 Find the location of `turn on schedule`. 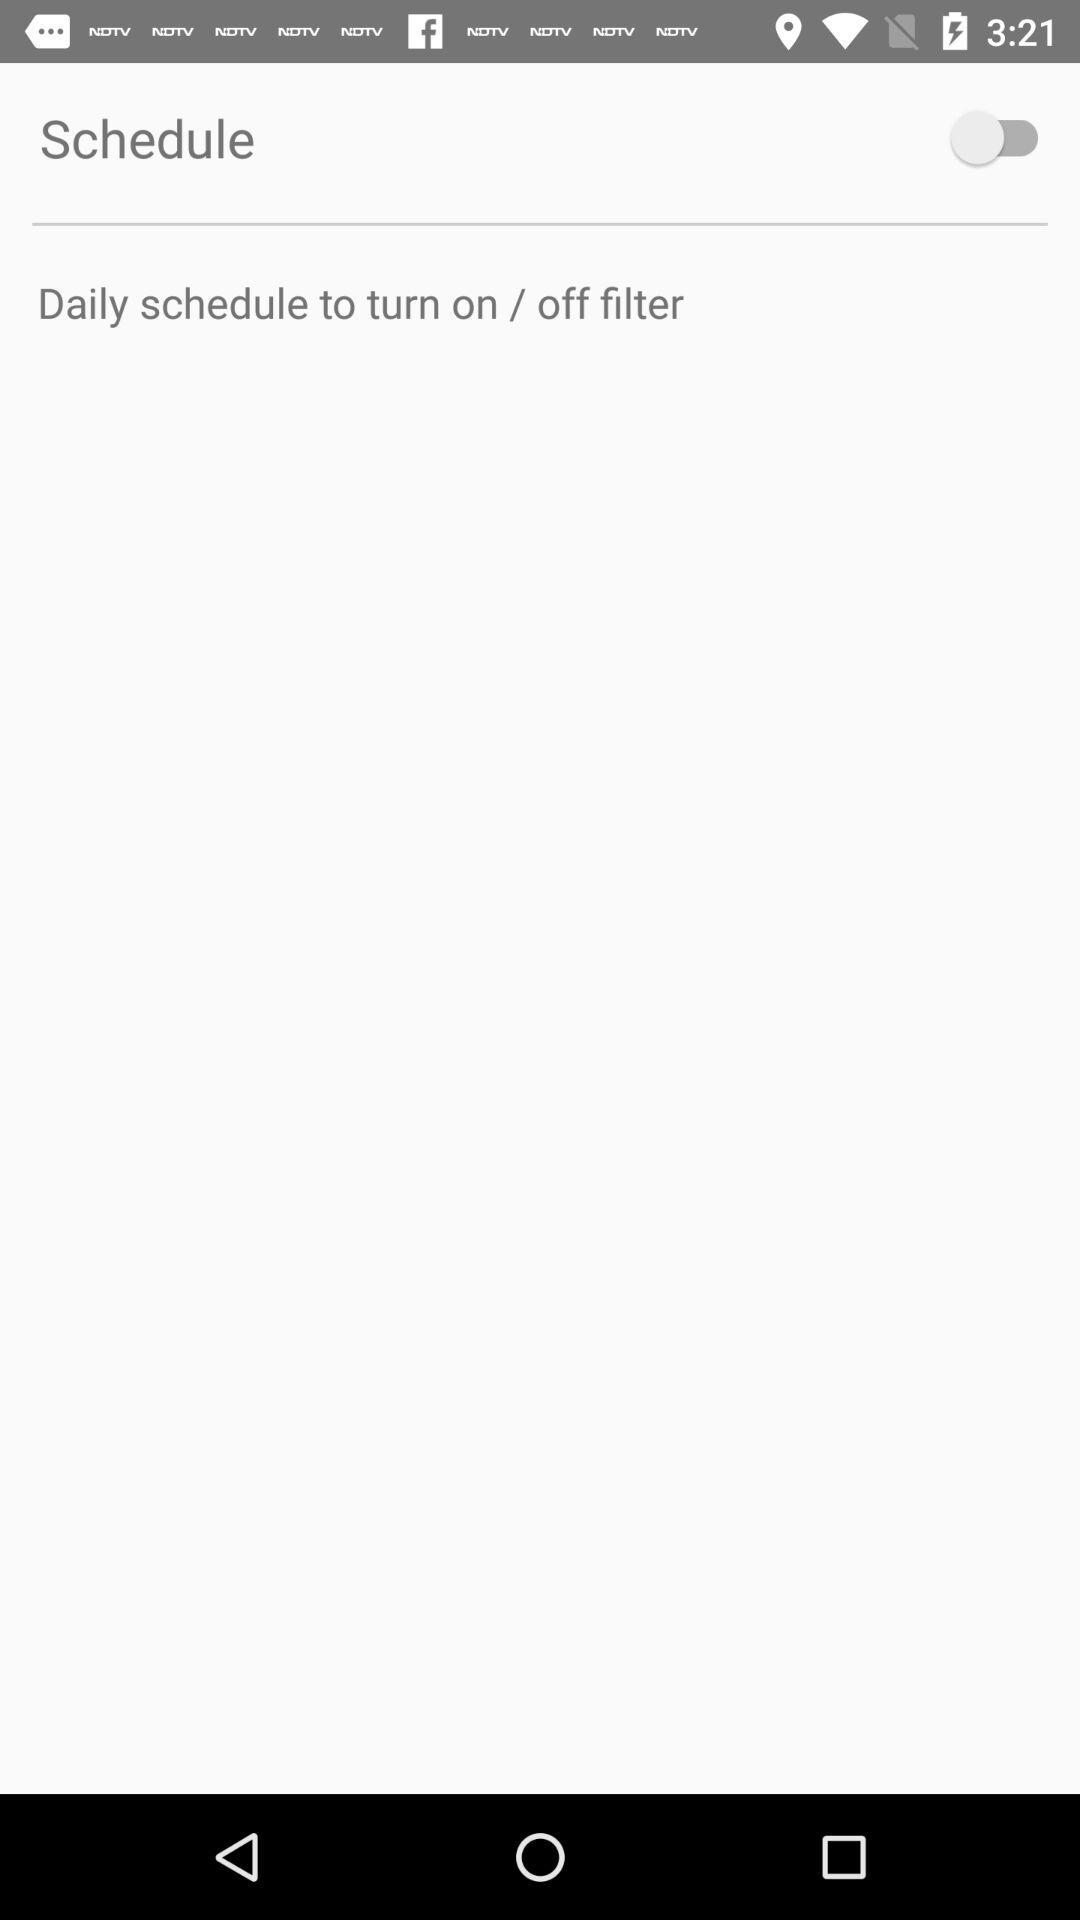

turn on schedule is located at coordinates (1004, 136).